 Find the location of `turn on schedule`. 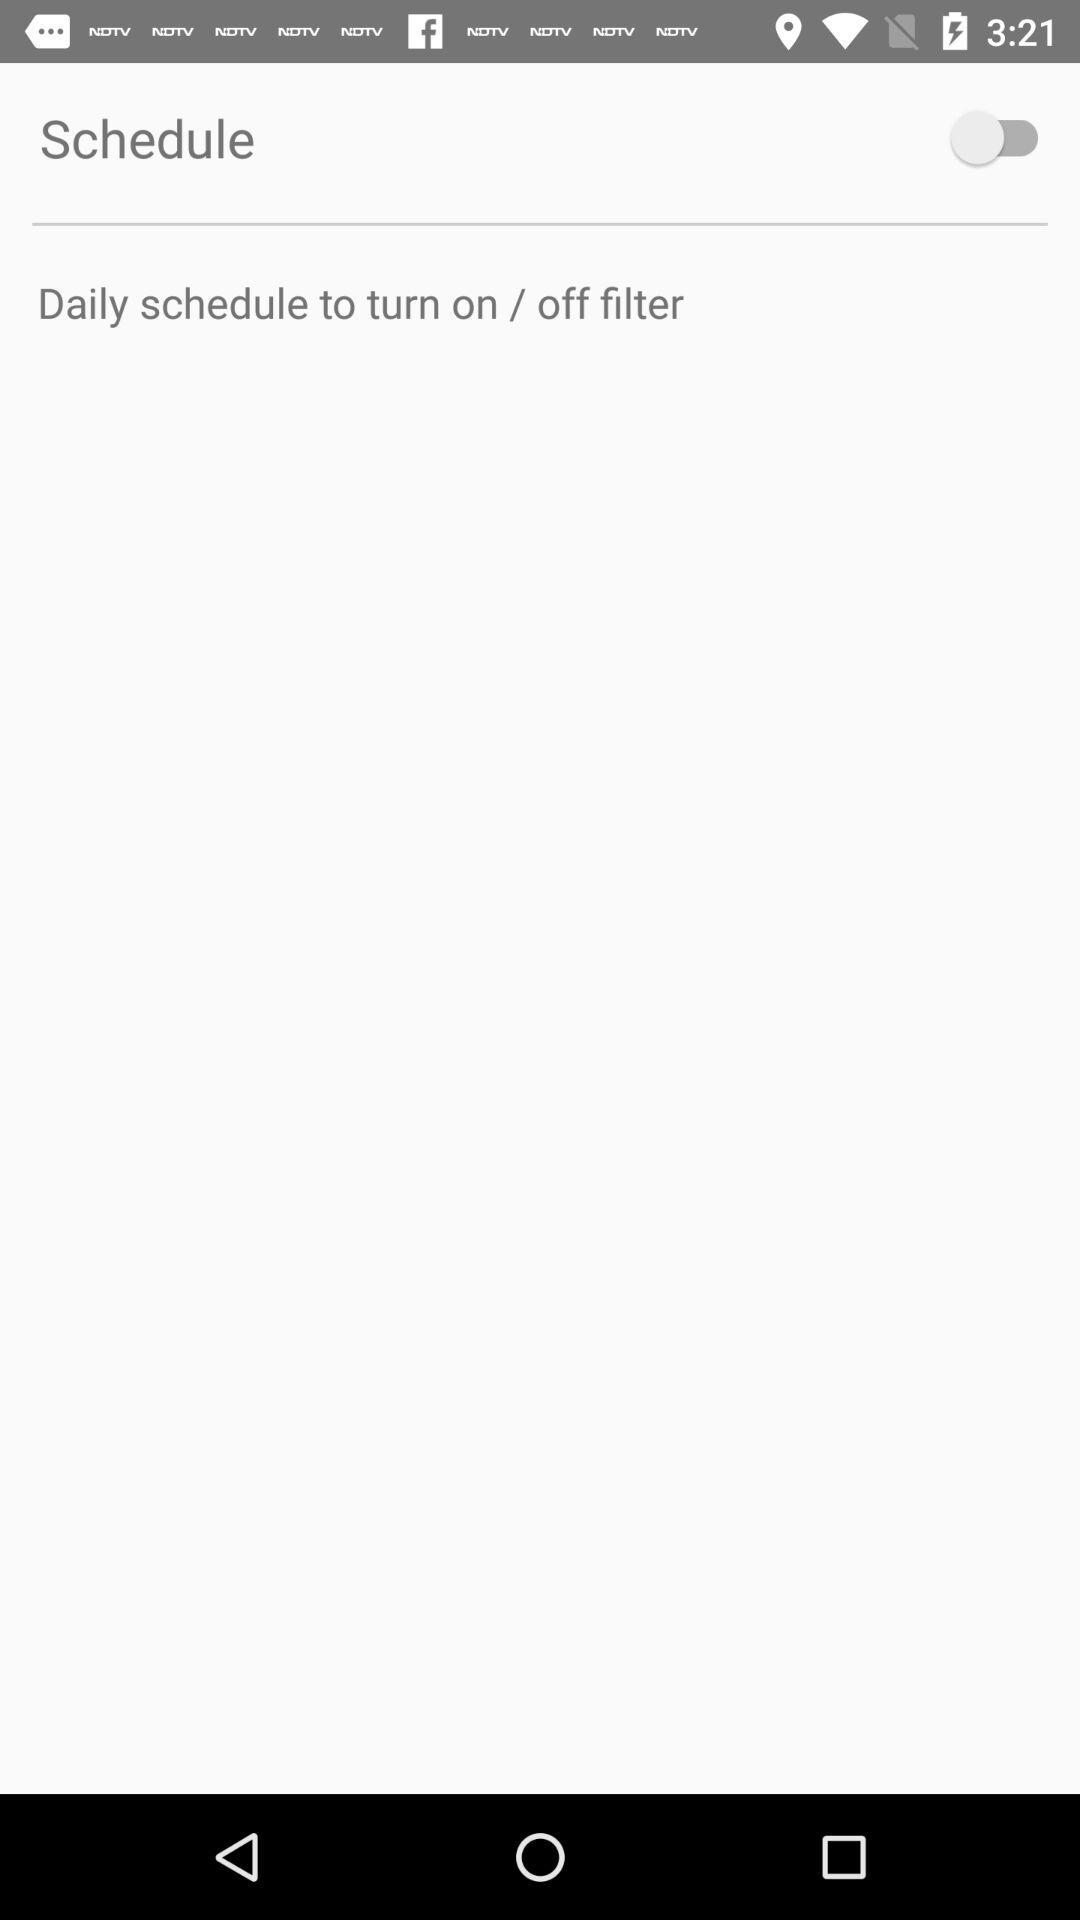

turn on schedule is located at coordinates (1004, 136).